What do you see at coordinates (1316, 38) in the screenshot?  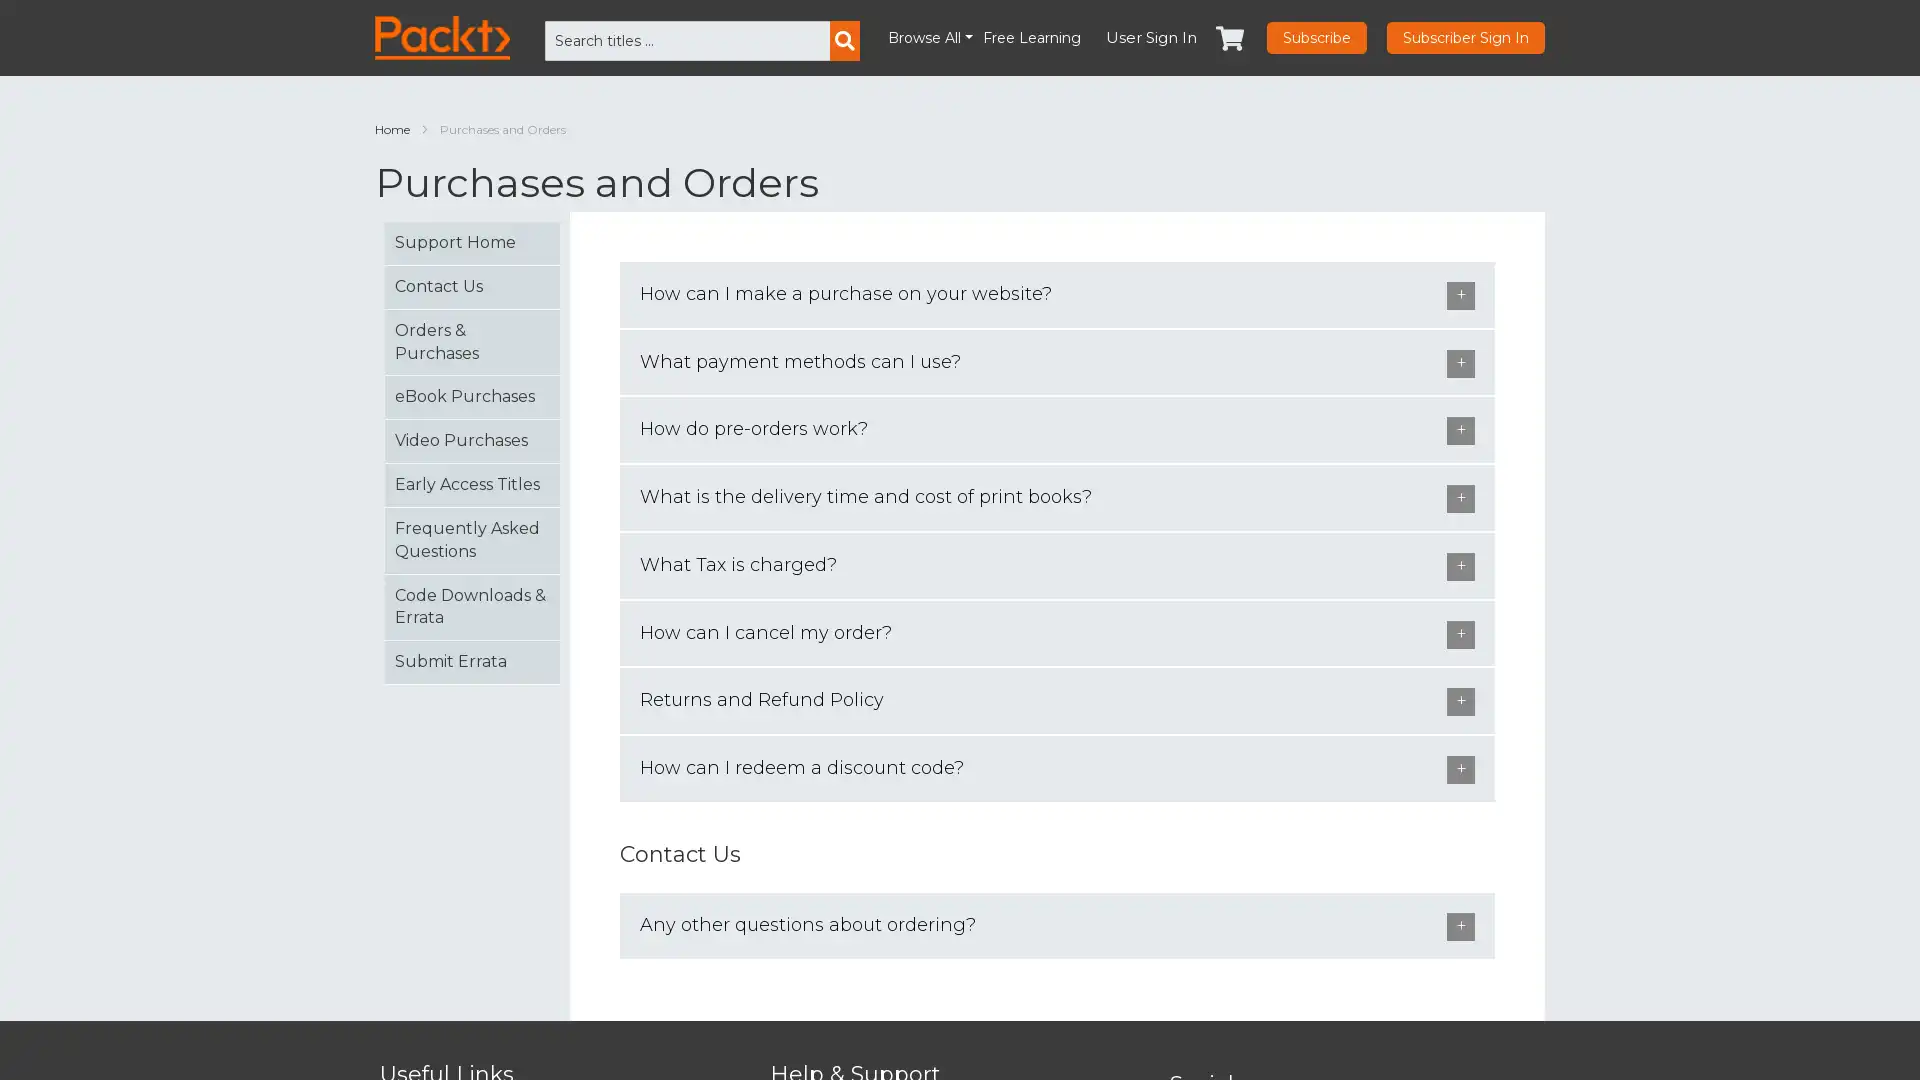 I see `Subscribe` at bounding box center [1316, 38].